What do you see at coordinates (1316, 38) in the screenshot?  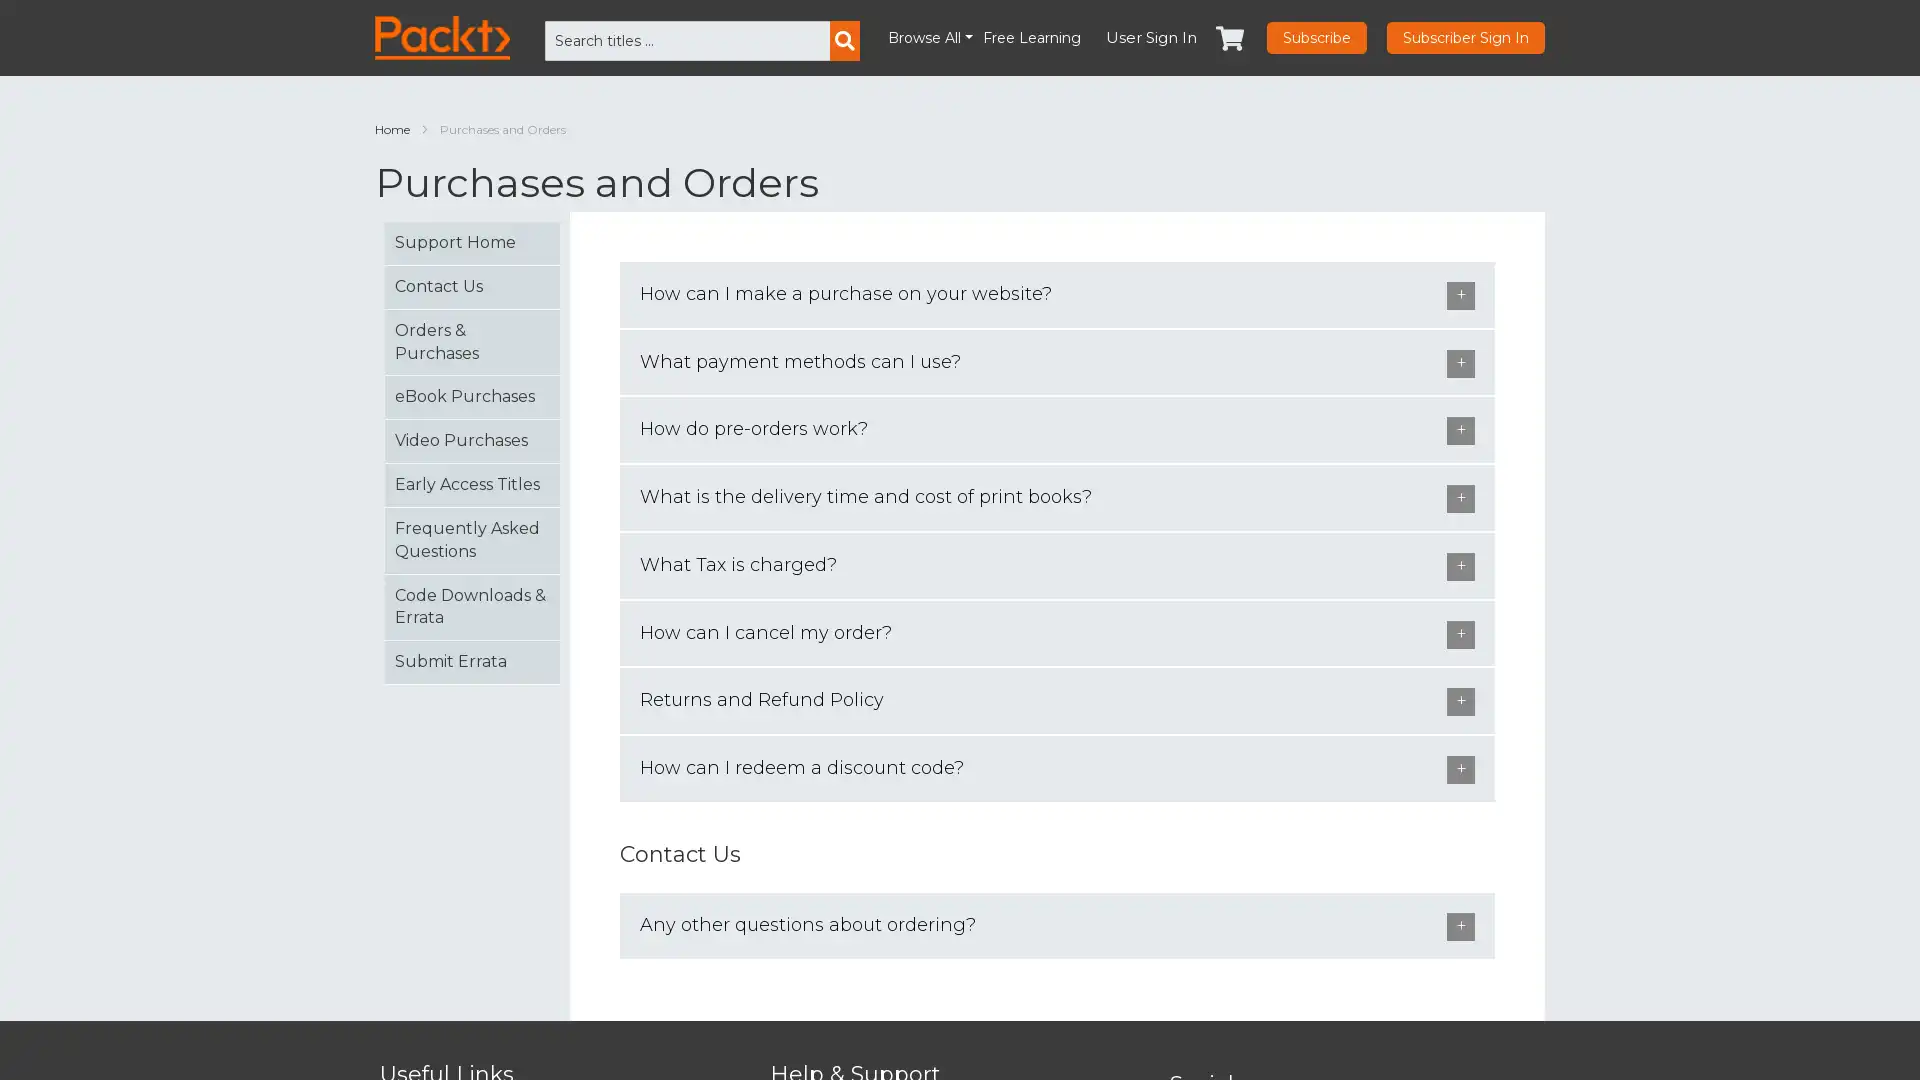 I see `Subscribe` at bounding box center [1316, 38].